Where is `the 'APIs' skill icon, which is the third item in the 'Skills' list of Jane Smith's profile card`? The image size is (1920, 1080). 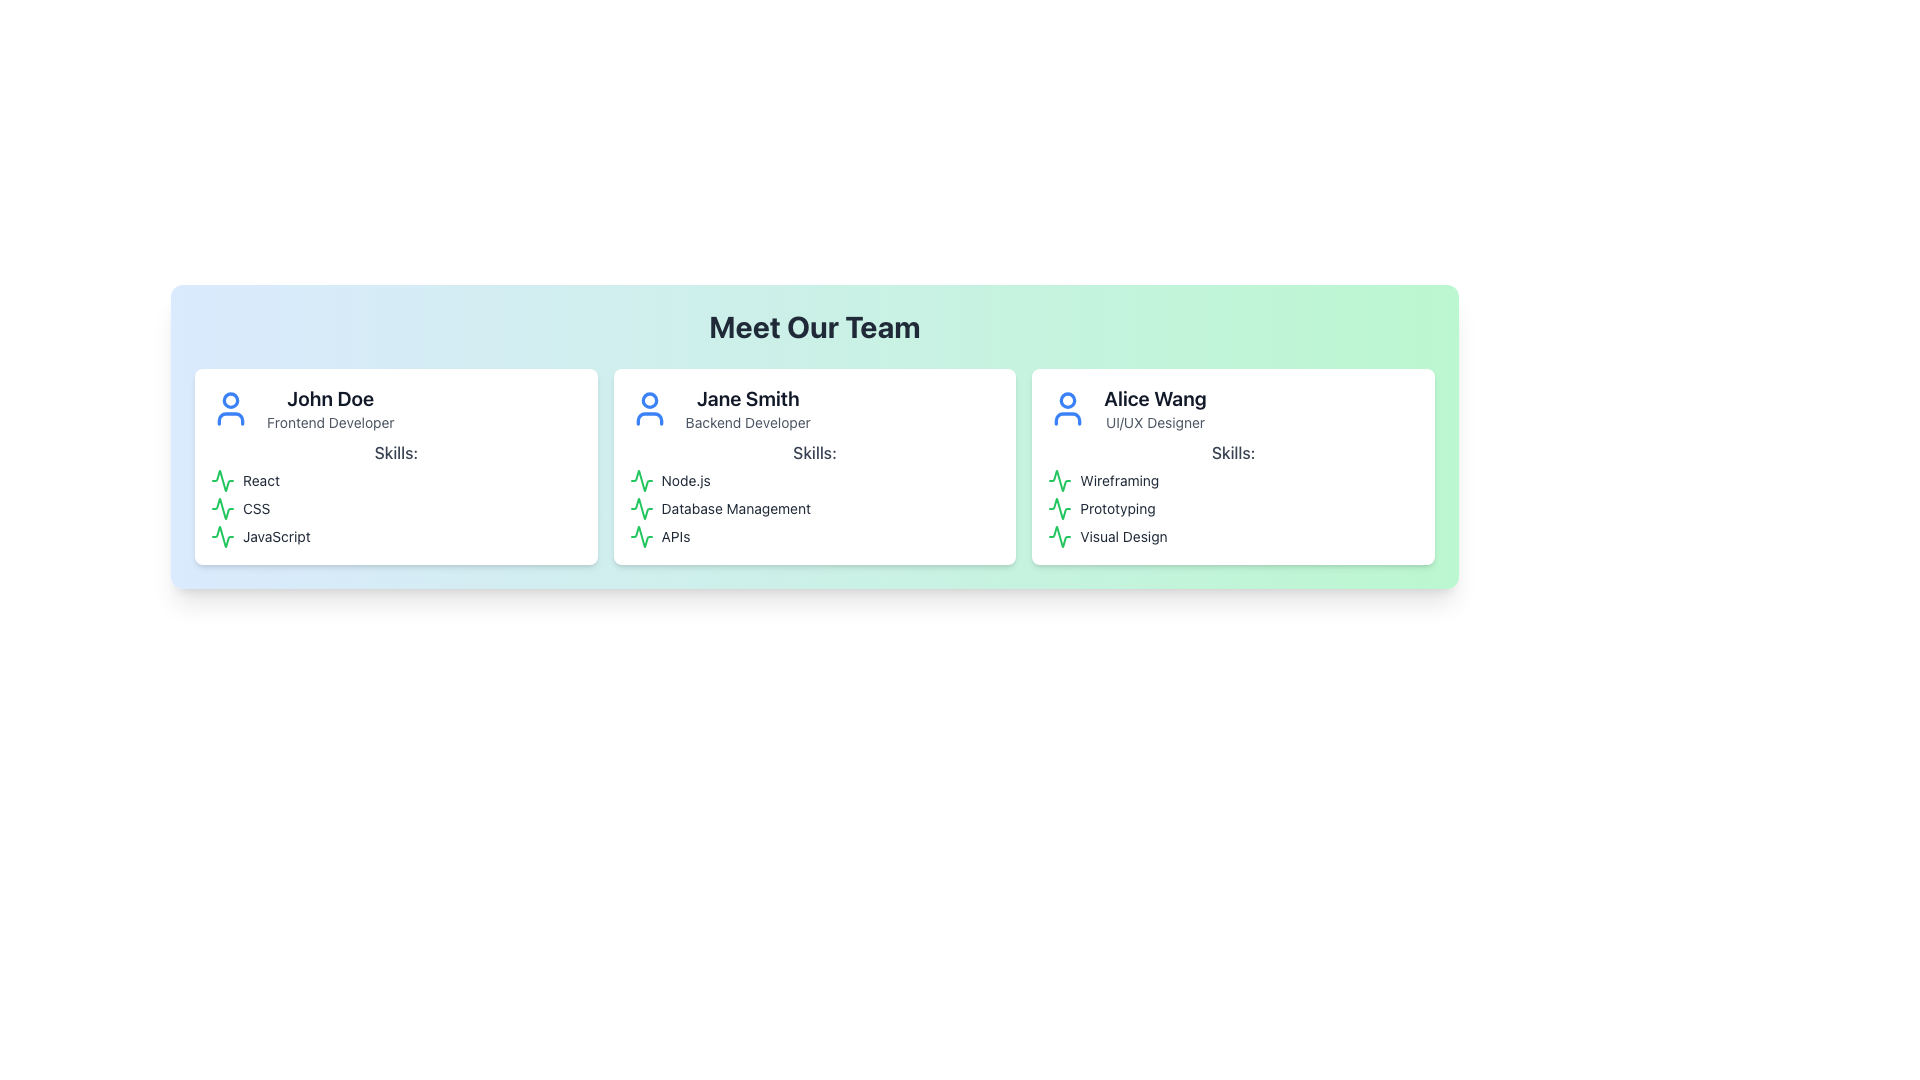
the 'APIs' skill icon, which is the third item in the 'Skills' list of Jane Smith's profile card is located at coordinates (641, 535).